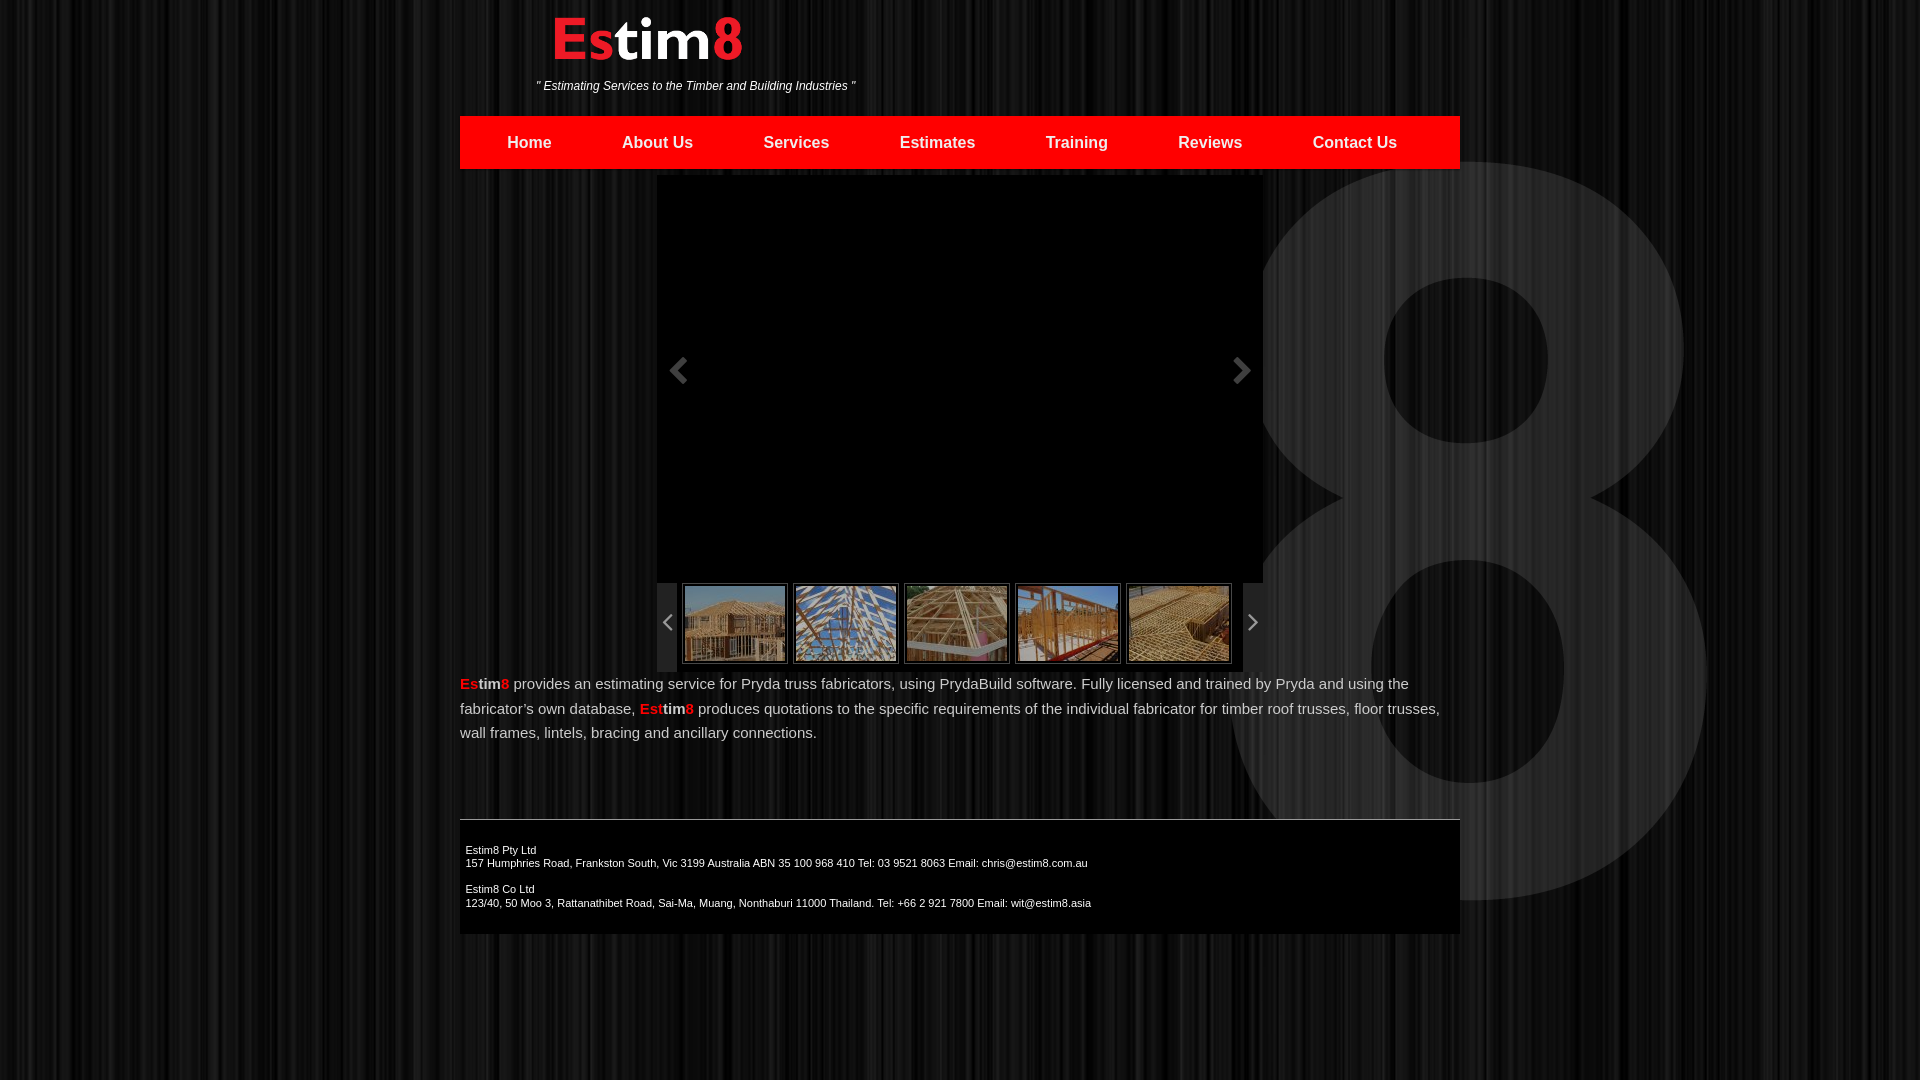  Describe the element at coordinates (484, 140) in the screenshot. I see `'Skip to secondary content'` at that location.